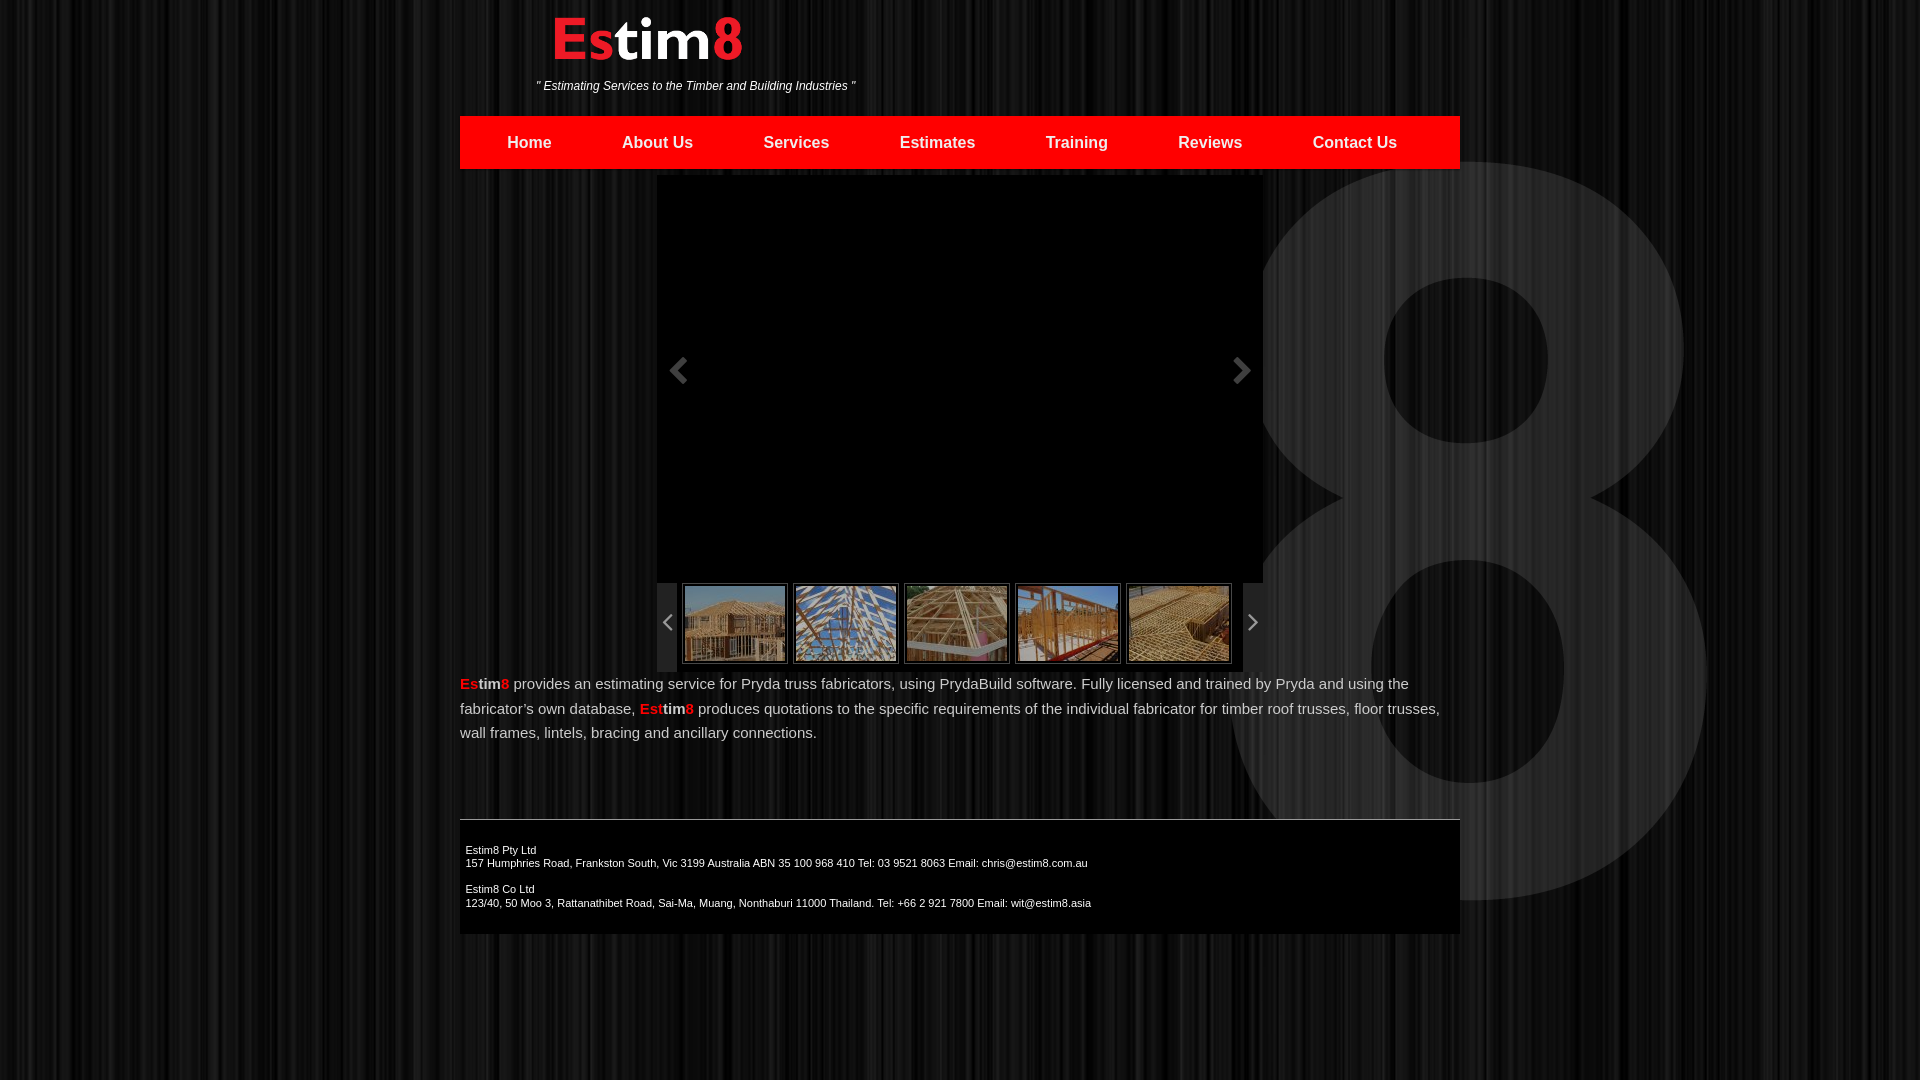  Describe the element at coordinates (484, 140) in the screenshot. I see `'Skip to secondary content'` at that location.